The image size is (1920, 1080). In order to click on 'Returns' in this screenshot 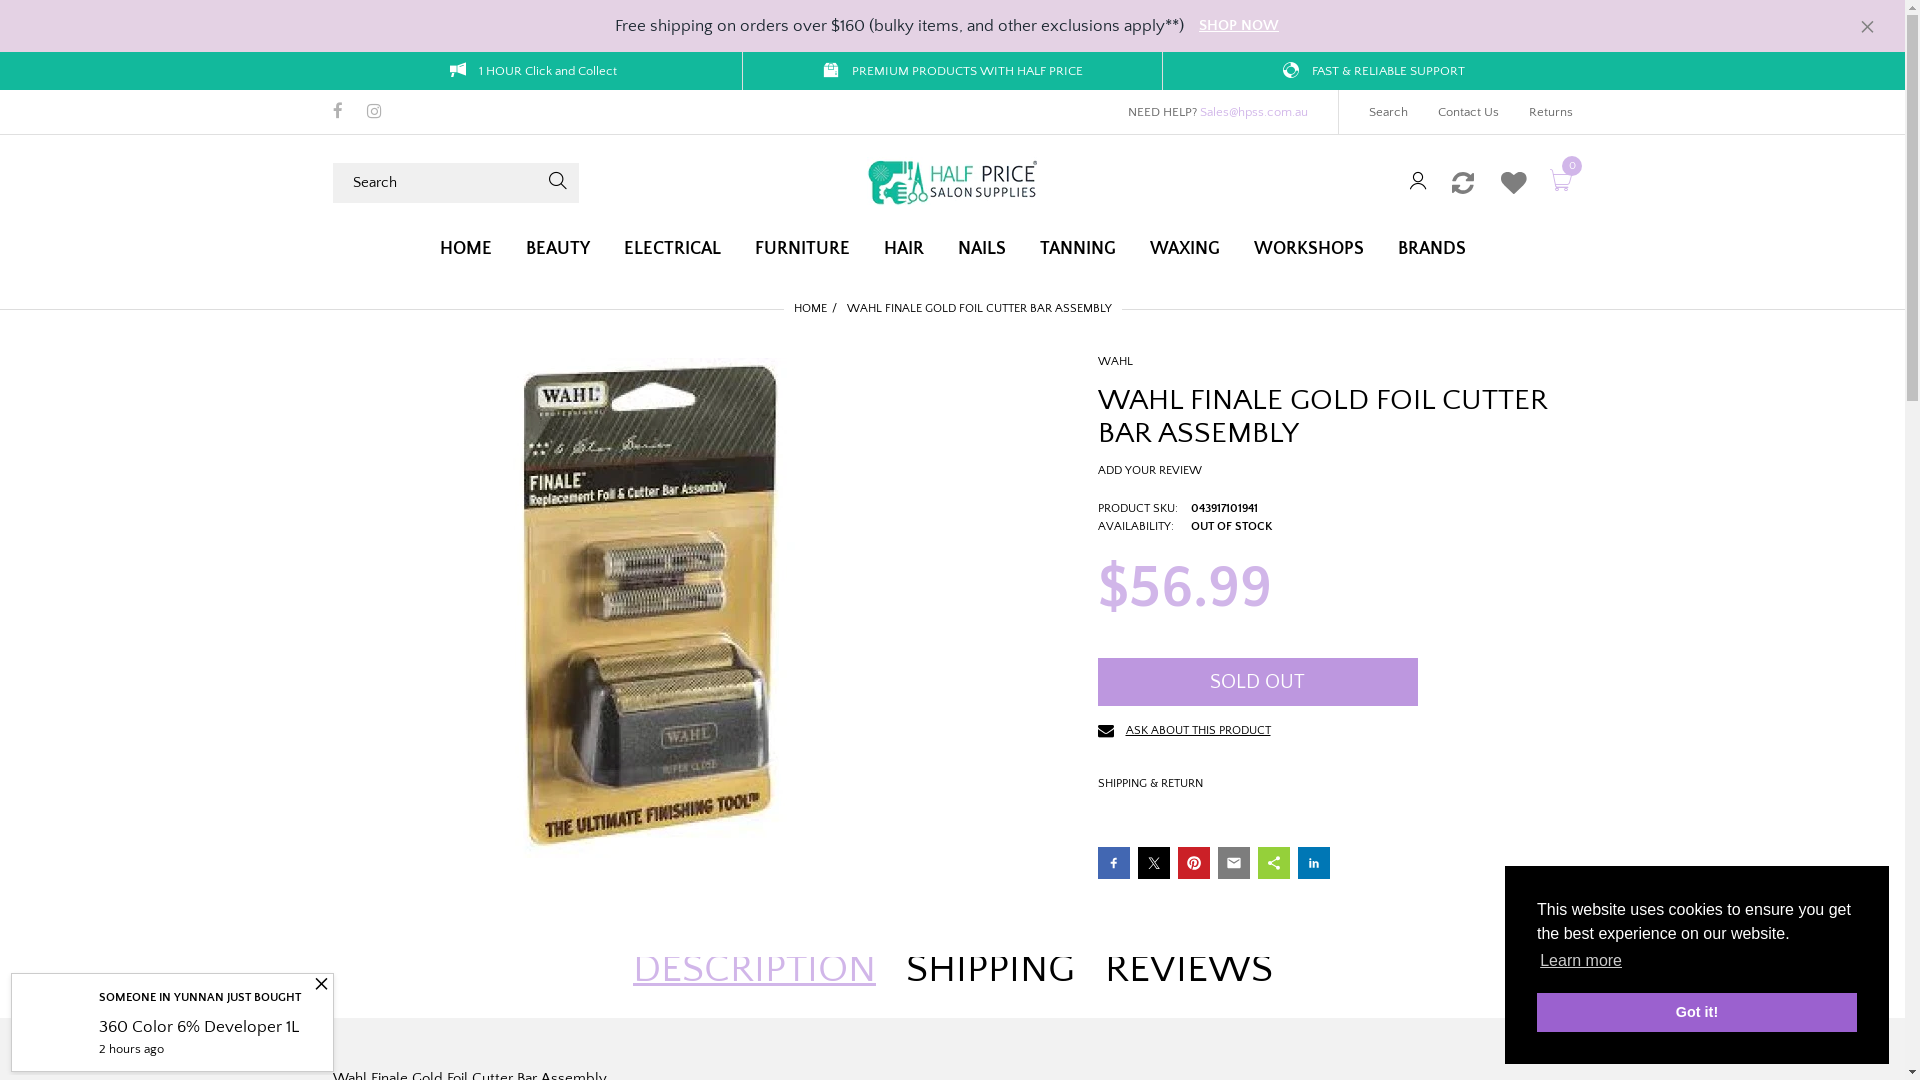, I will do `click(1526, 111)`.